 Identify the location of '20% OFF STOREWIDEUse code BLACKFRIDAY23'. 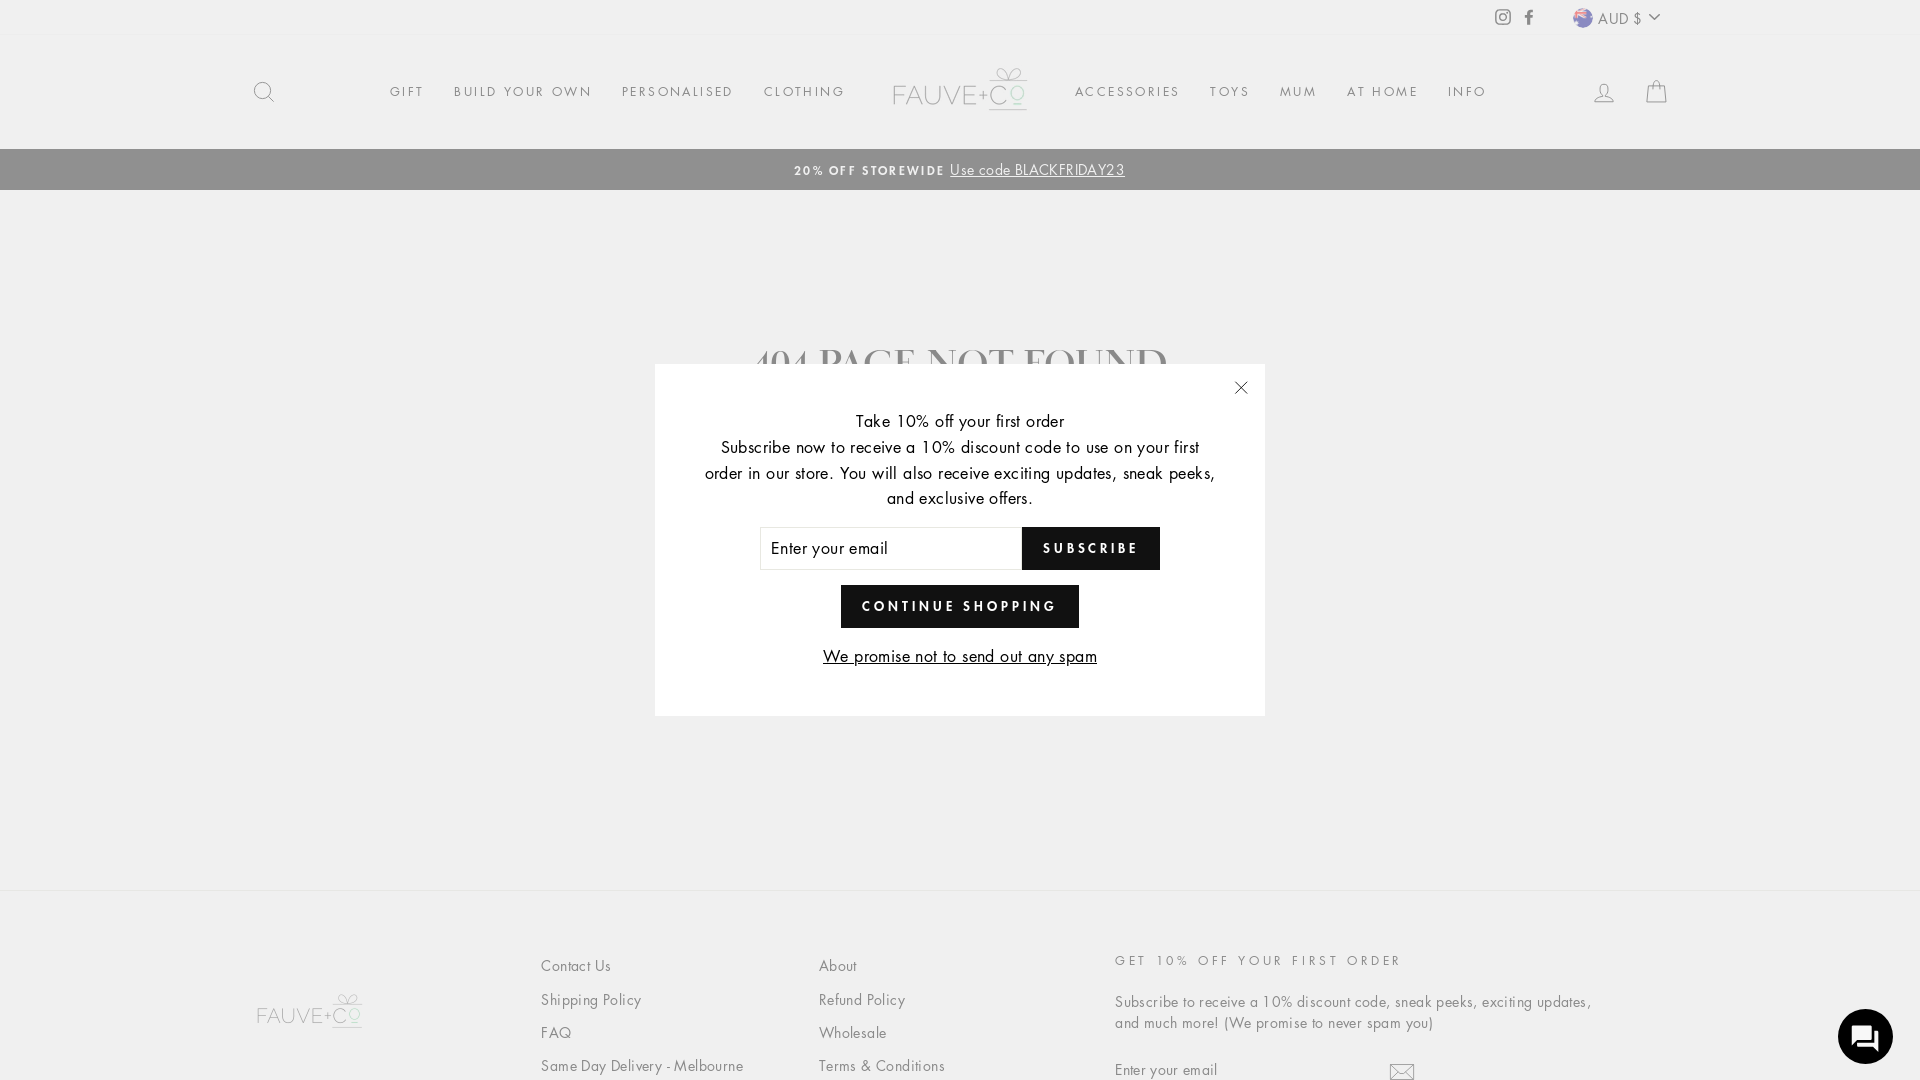
(960, 168).